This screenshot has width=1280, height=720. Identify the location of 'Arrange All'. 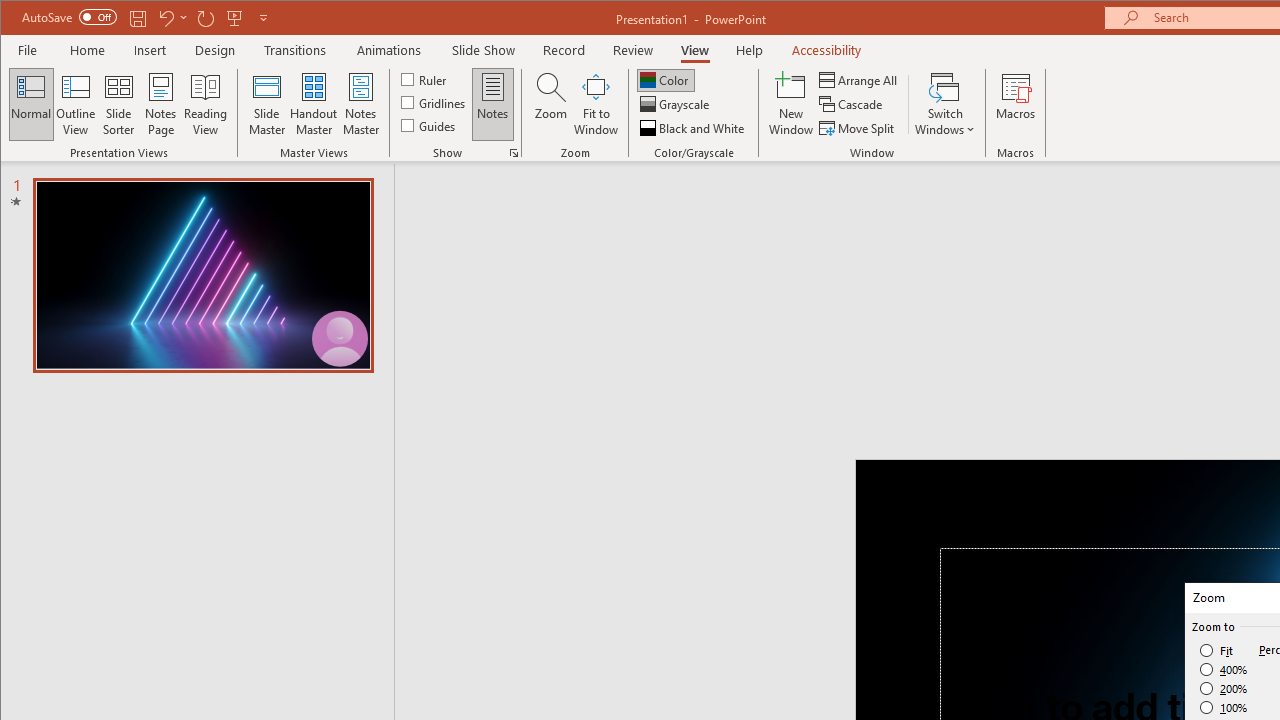
(860, 79).